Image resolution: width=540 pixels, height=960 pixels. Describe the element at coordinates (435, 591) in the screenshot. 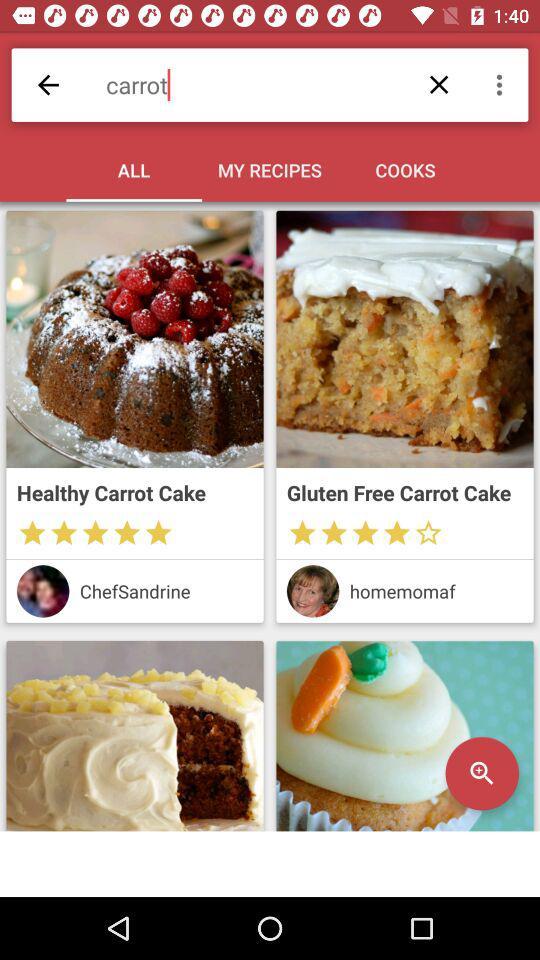

I see `homemomaf item` at that location.